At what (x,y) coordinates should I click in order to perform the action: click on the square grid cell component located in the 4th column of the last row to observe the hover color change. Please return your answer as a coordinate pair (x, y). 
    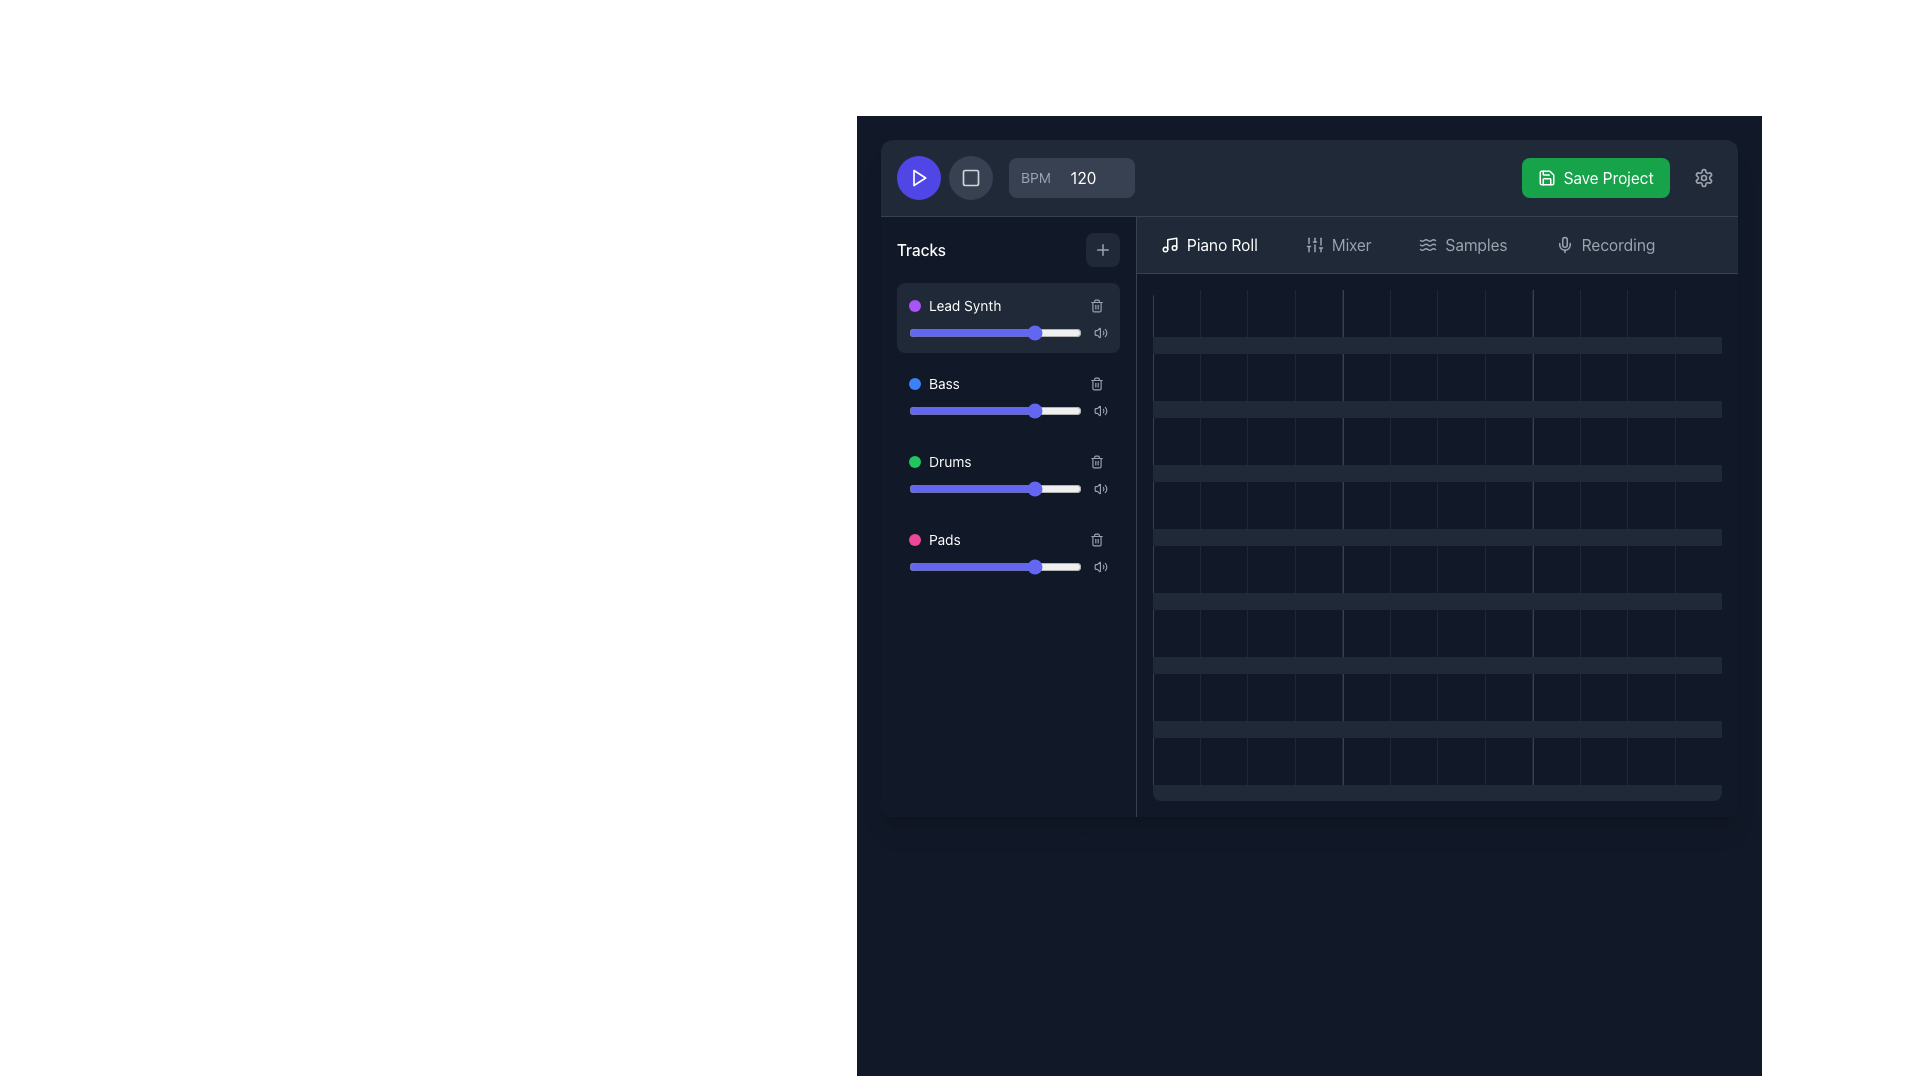
    Looking at the image, I should click on (1318, 761).